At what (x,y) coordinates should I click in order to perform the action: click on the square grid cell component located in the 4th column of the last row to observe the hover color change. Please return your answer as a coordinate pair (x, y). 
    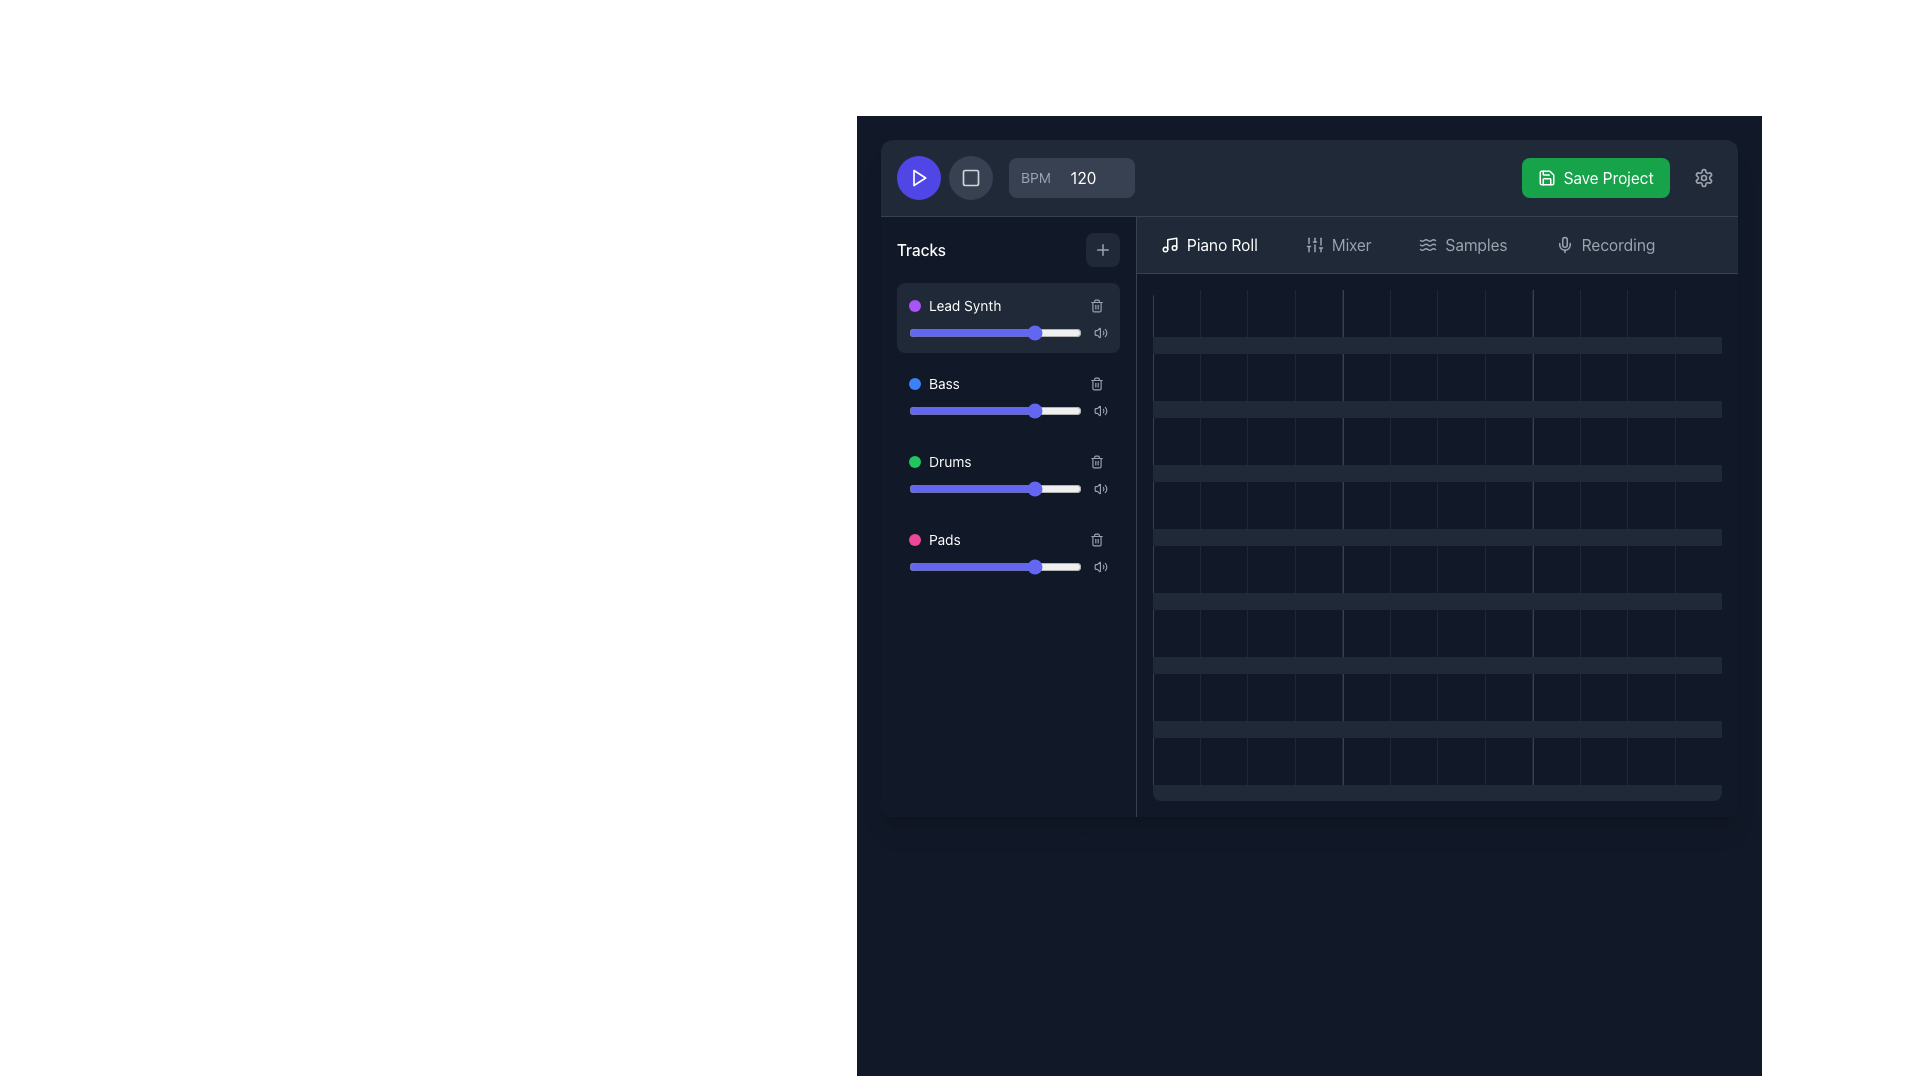
    Looking at the image, I should click on (1318, 761).